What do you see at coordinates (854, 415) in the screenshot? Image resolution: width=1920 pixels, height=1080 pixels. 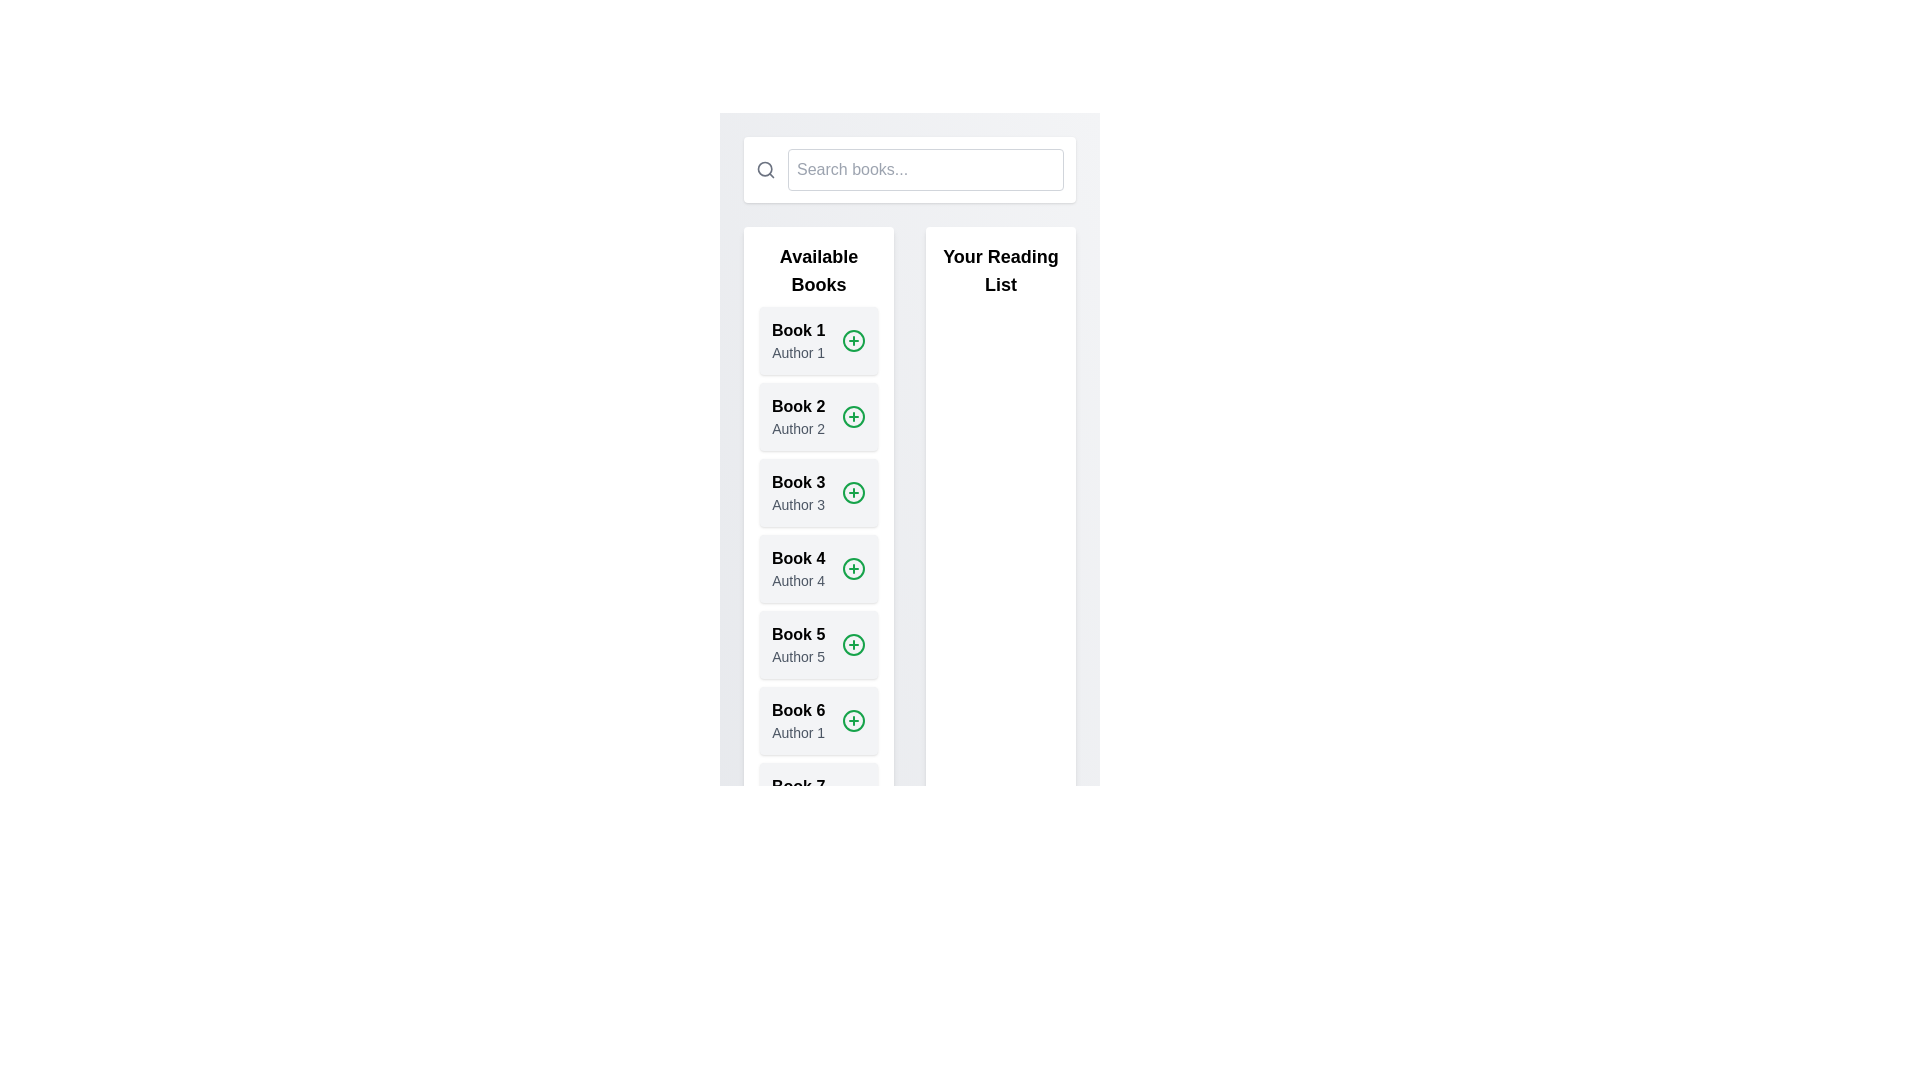 I see `the button located at the far right side of the list item for 'Book 2' by 'Author 2'` at bounding box center [854, 415].